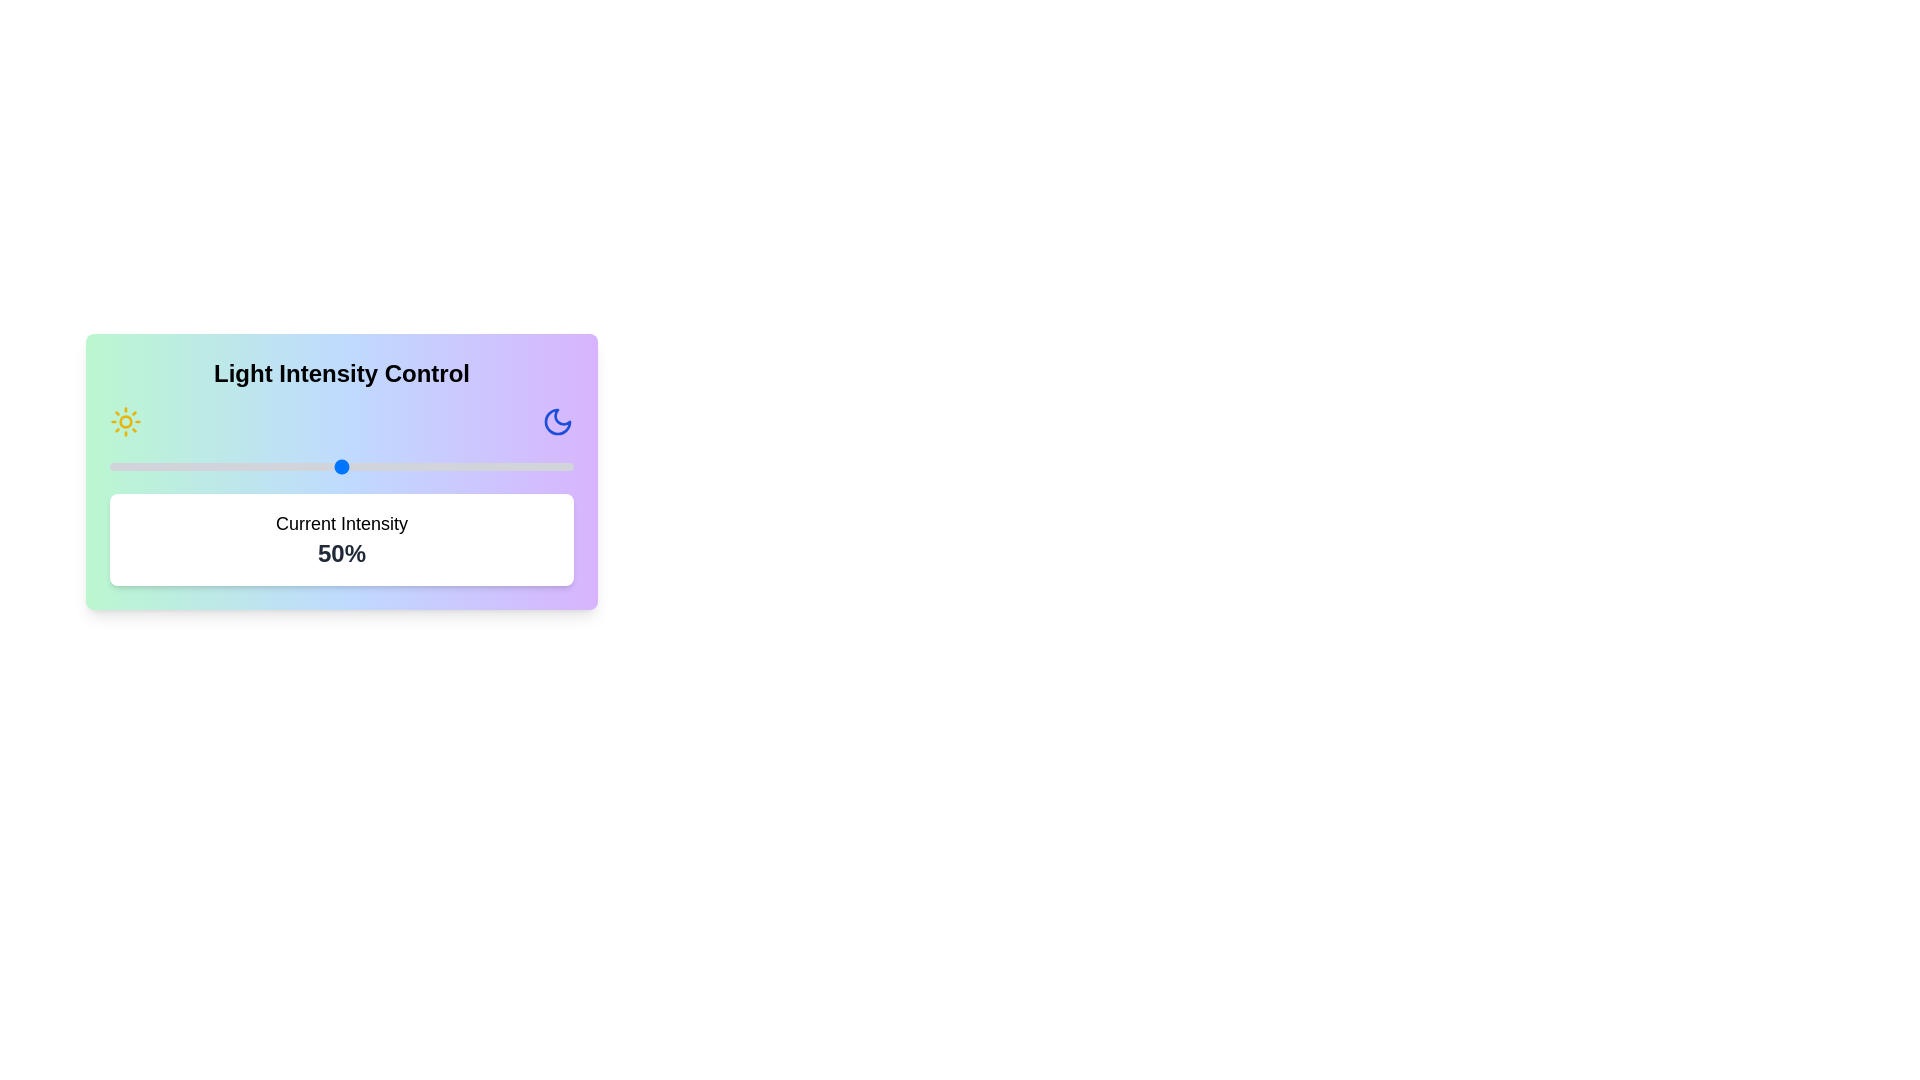 The image size is (1920, 1080). I want to click on the decorative graphical element at the center of the sun icon in the 'Light Intensity Control' card, so click(124, 420).